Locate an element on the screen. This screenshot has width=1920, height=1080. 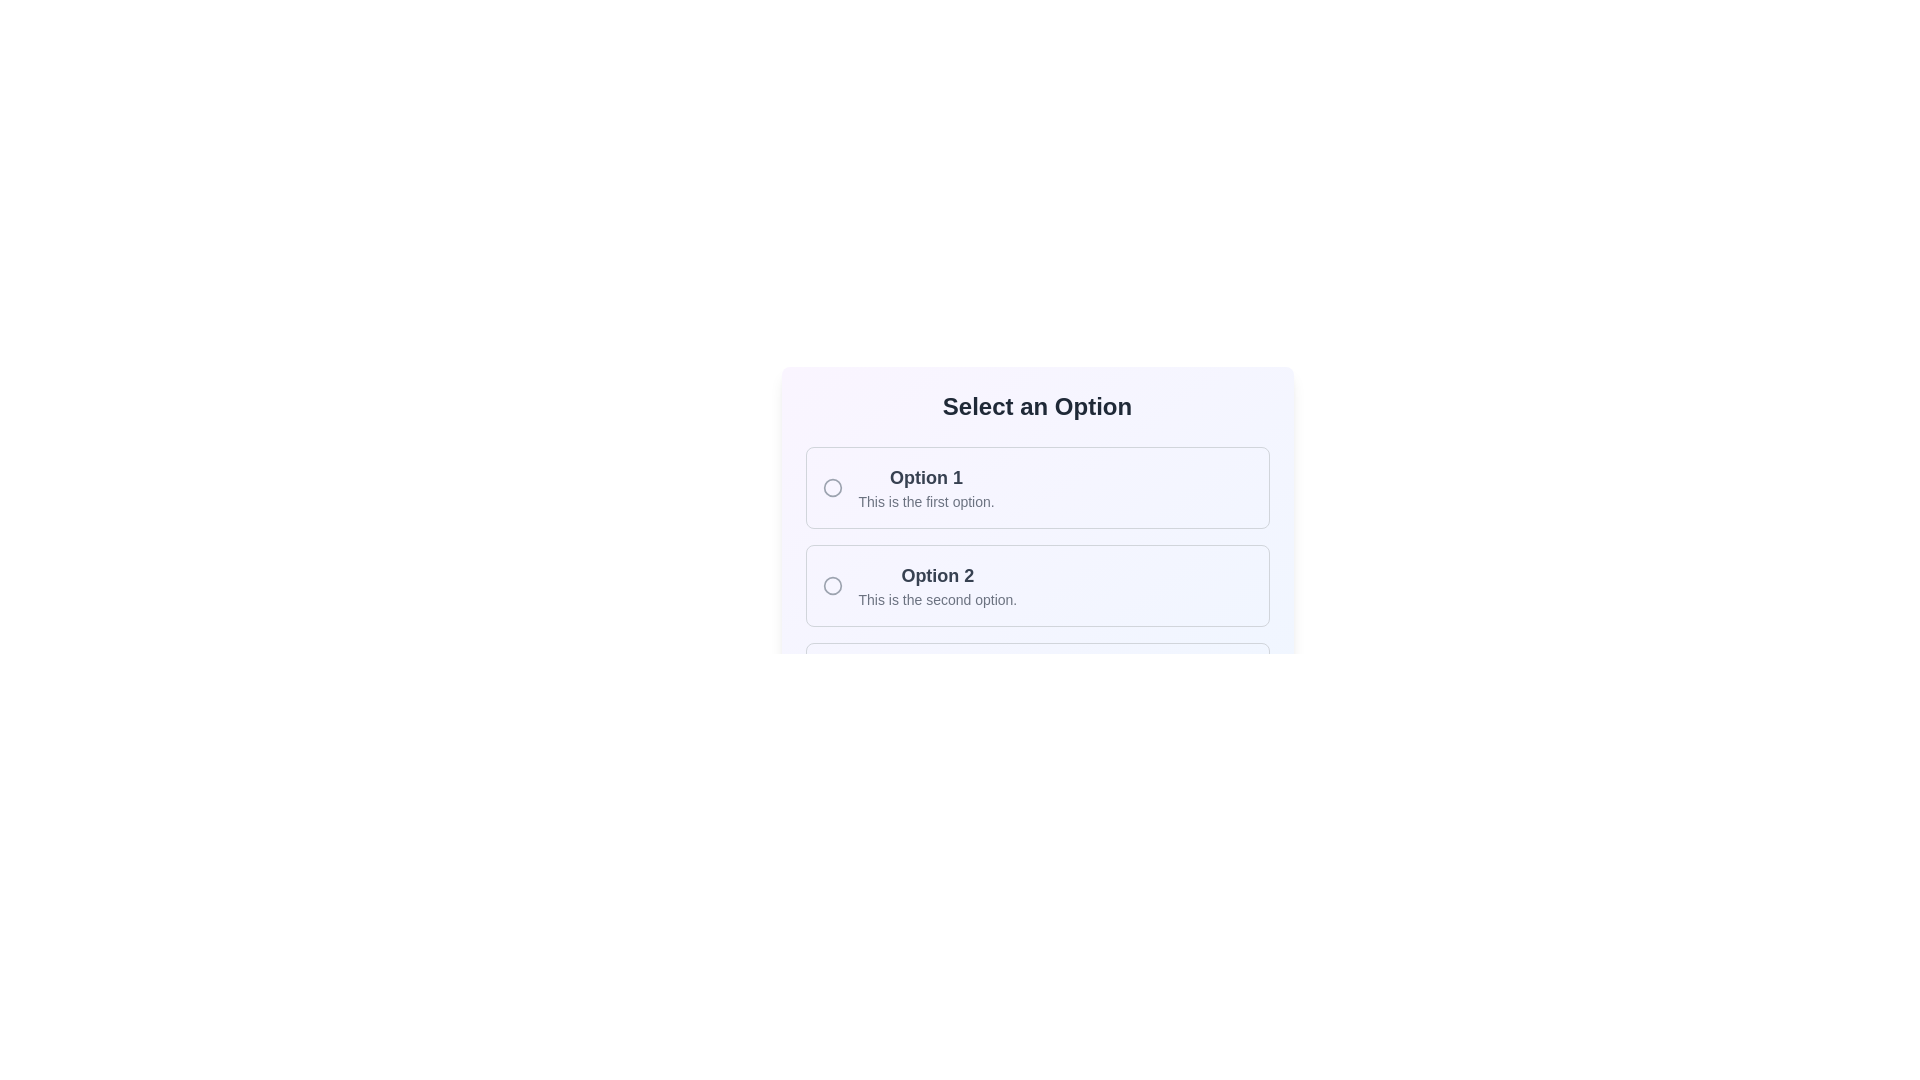
the 'Option 1' text label, which is a bold, dark gray serif font positioned at the upper-left corner of the options card is located at coordinates (925, 478).